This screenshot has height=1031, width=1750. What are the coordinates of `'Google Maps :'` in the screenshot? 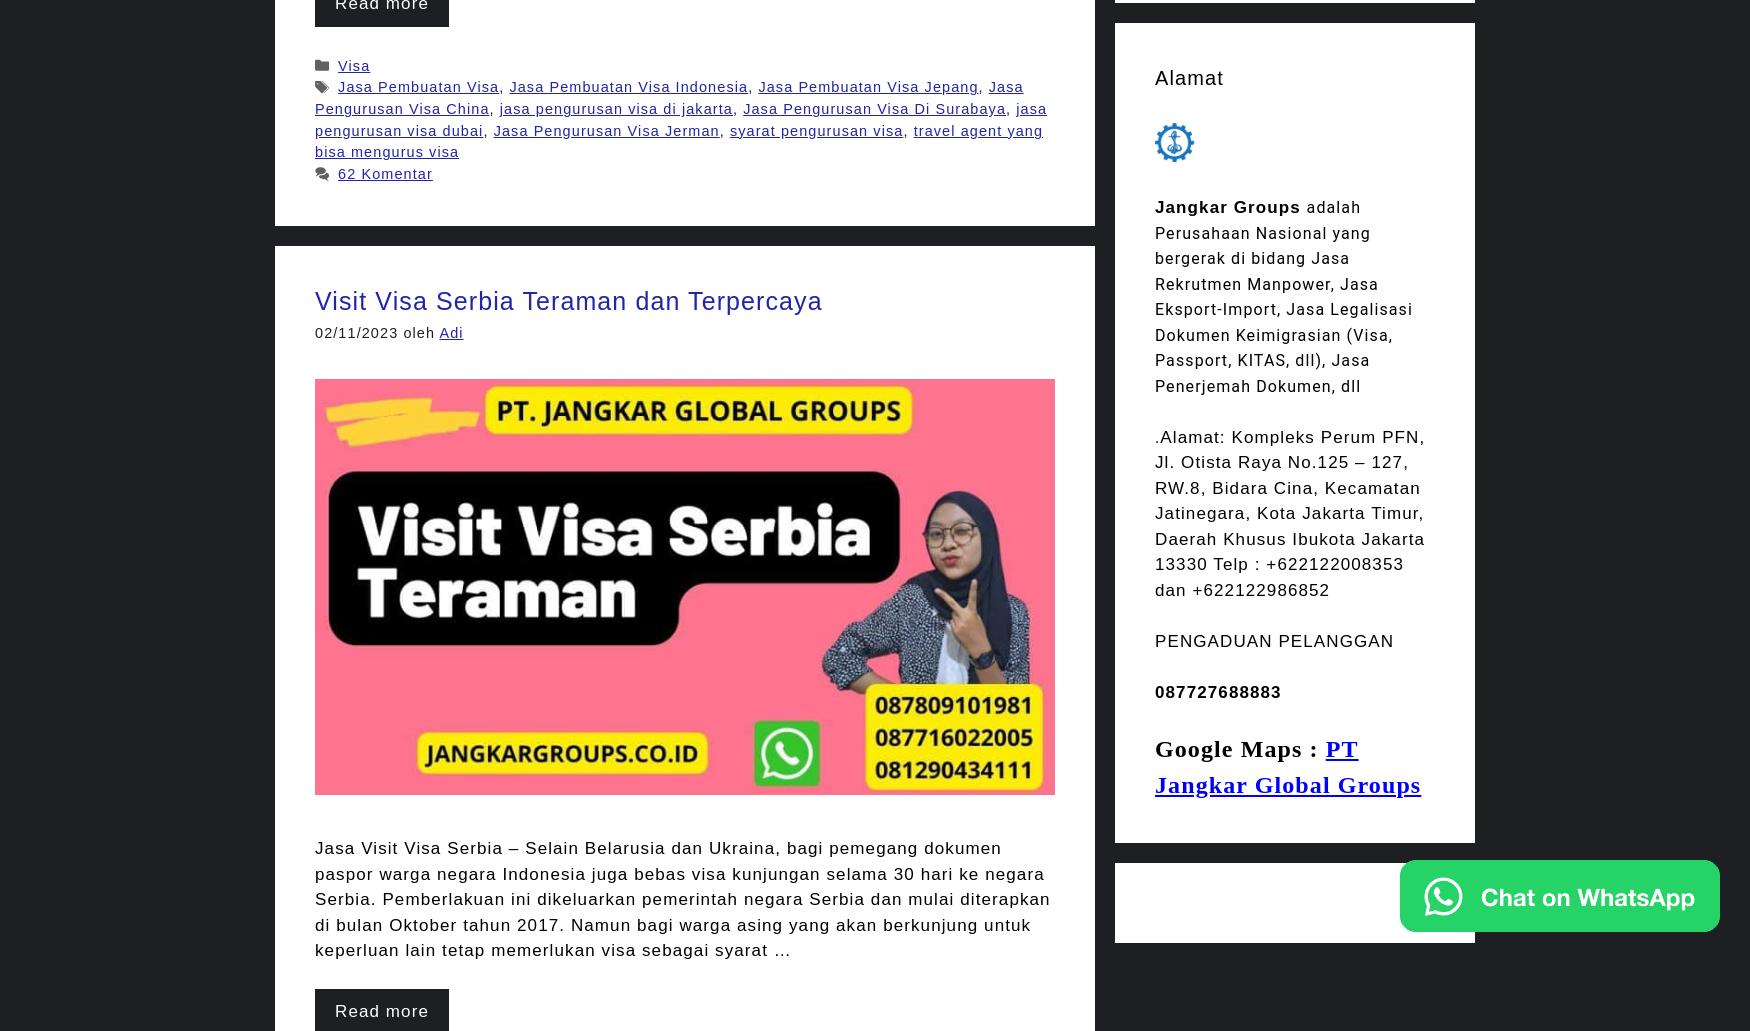 It's located at (1240, 746).